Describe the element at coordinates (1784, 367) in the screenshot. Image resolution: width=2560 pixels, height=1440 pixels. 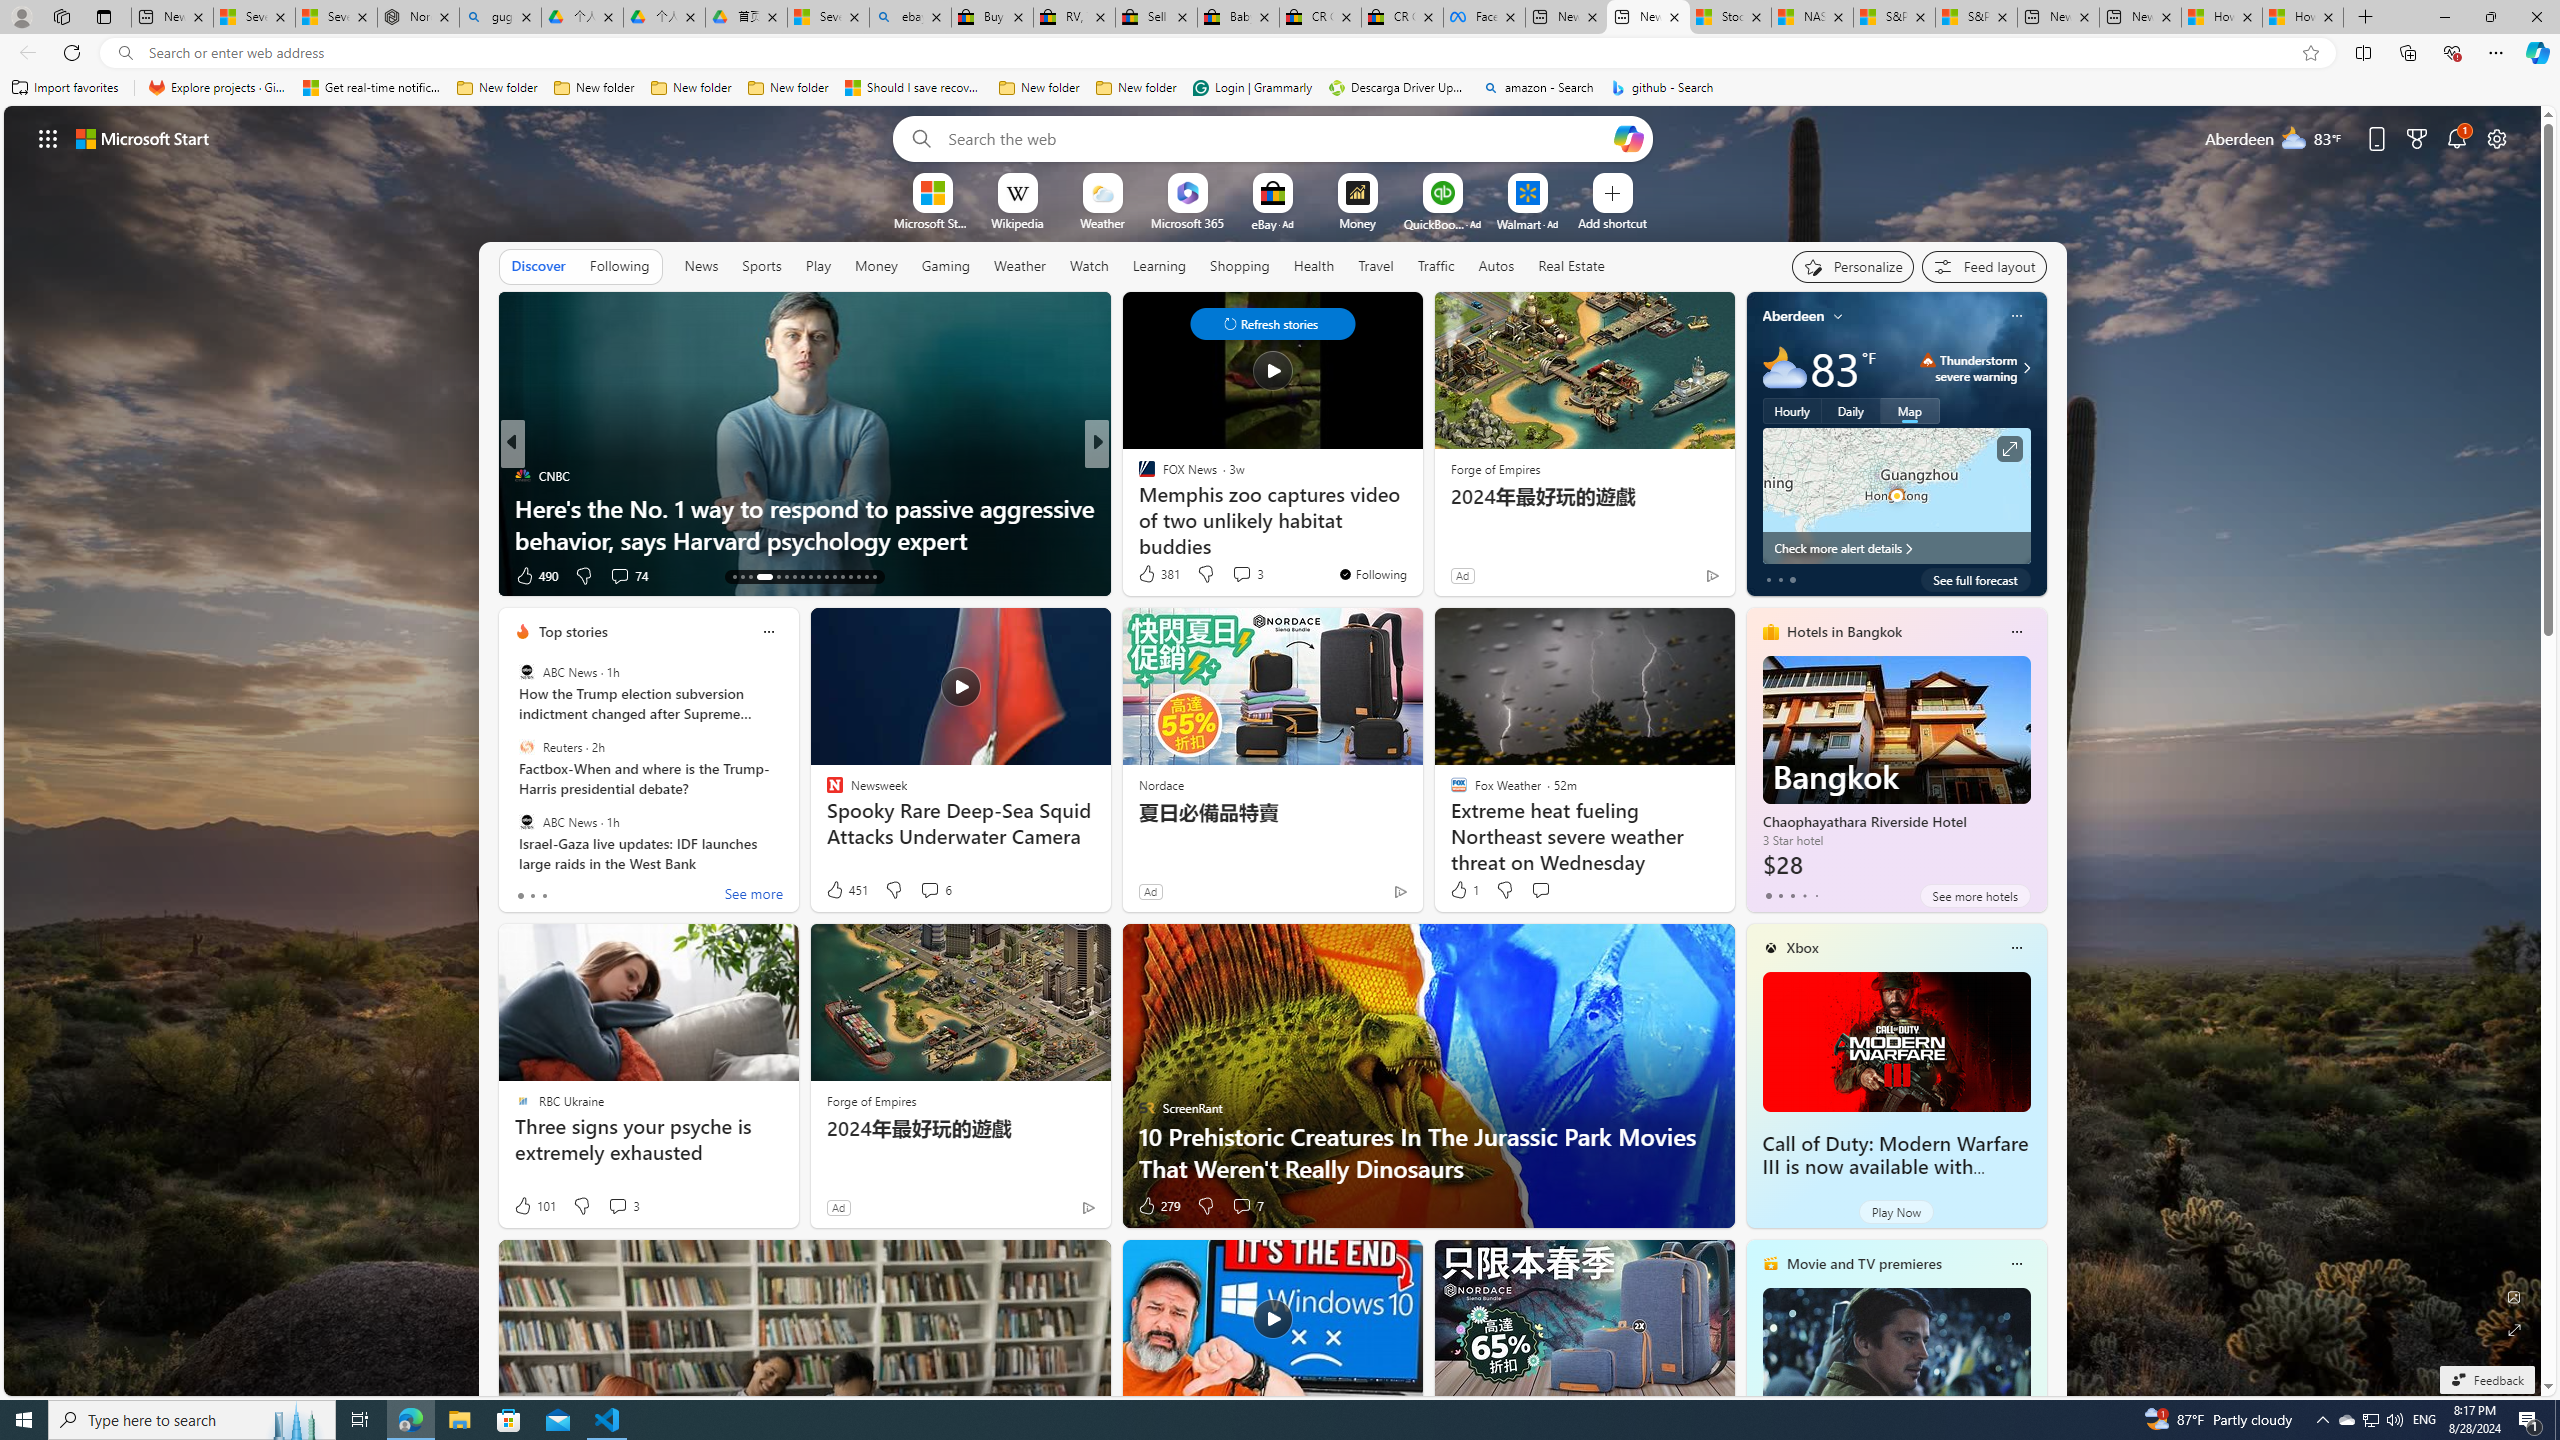
I see `'Mostly cloudy'` at that location.